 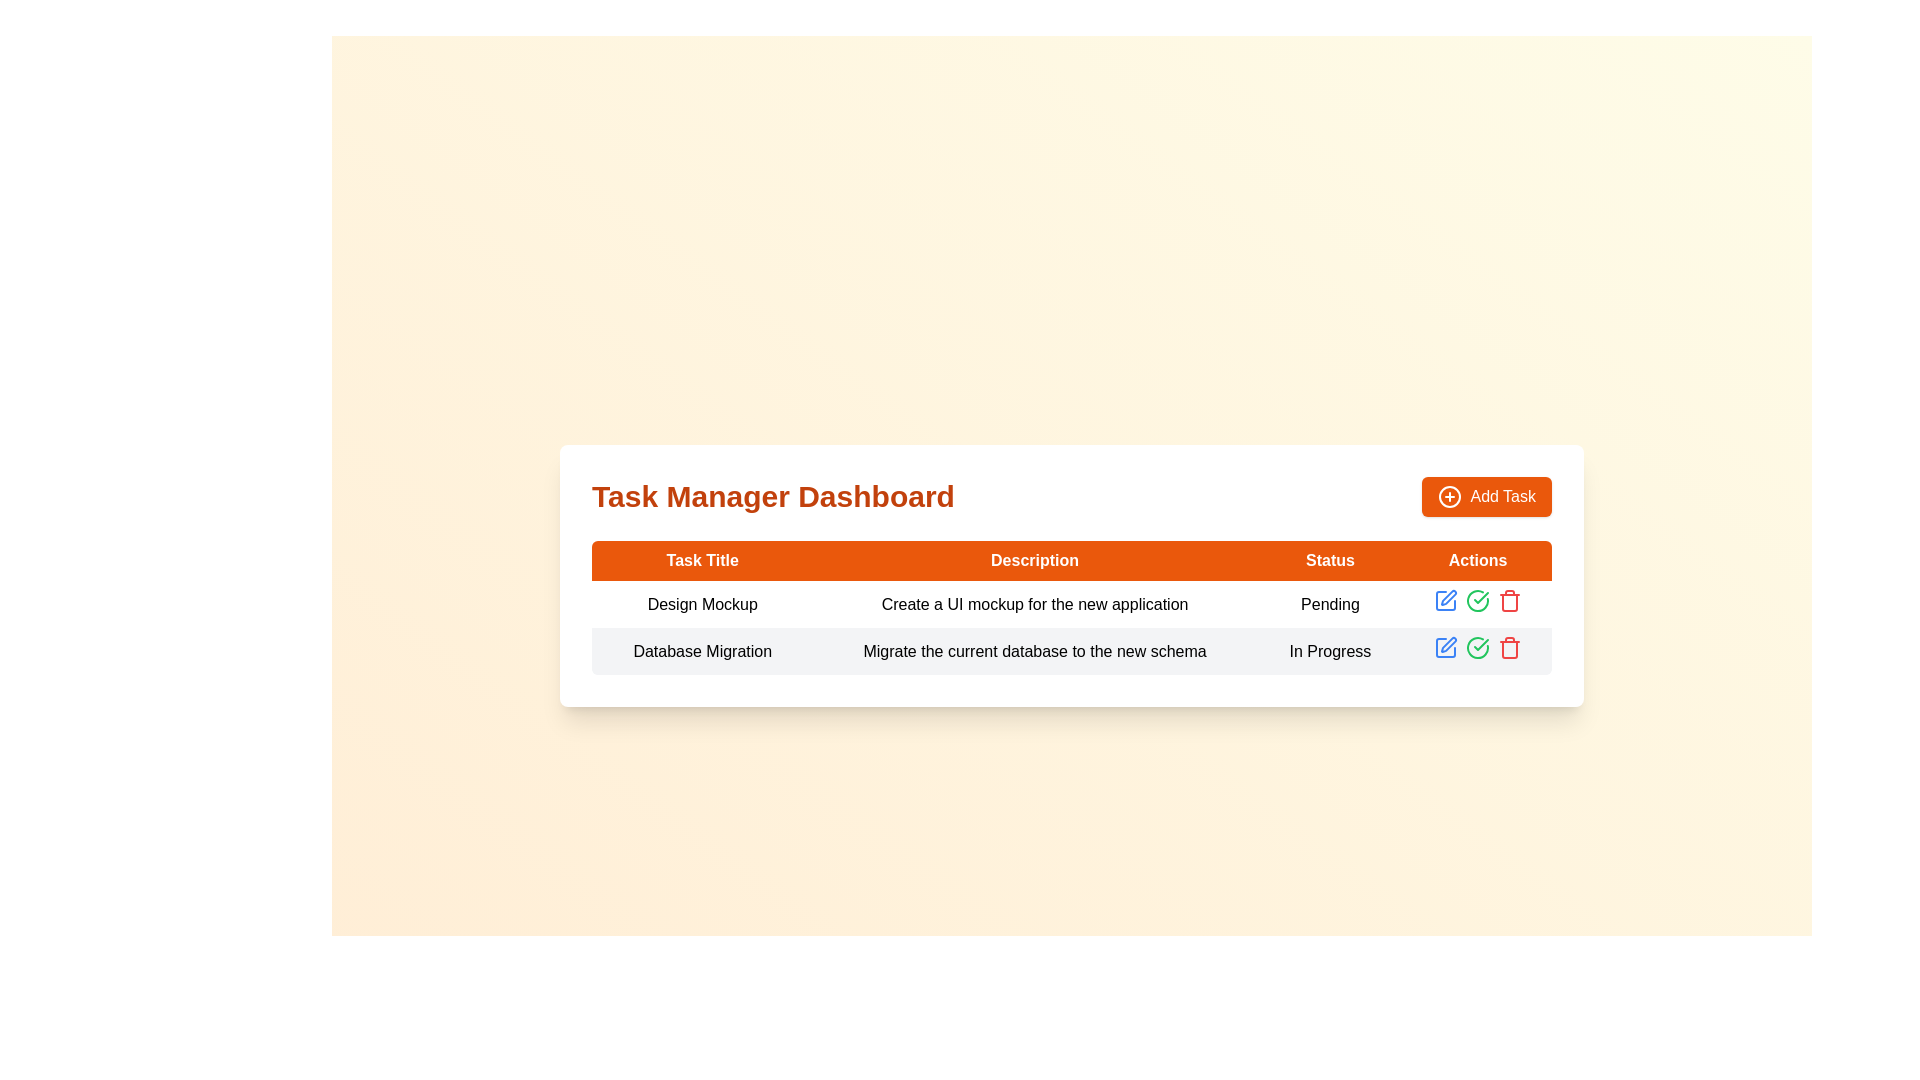 I want to click on the second row in the task table that contains the text 'Database Migration', so click(x=1070, y=651).